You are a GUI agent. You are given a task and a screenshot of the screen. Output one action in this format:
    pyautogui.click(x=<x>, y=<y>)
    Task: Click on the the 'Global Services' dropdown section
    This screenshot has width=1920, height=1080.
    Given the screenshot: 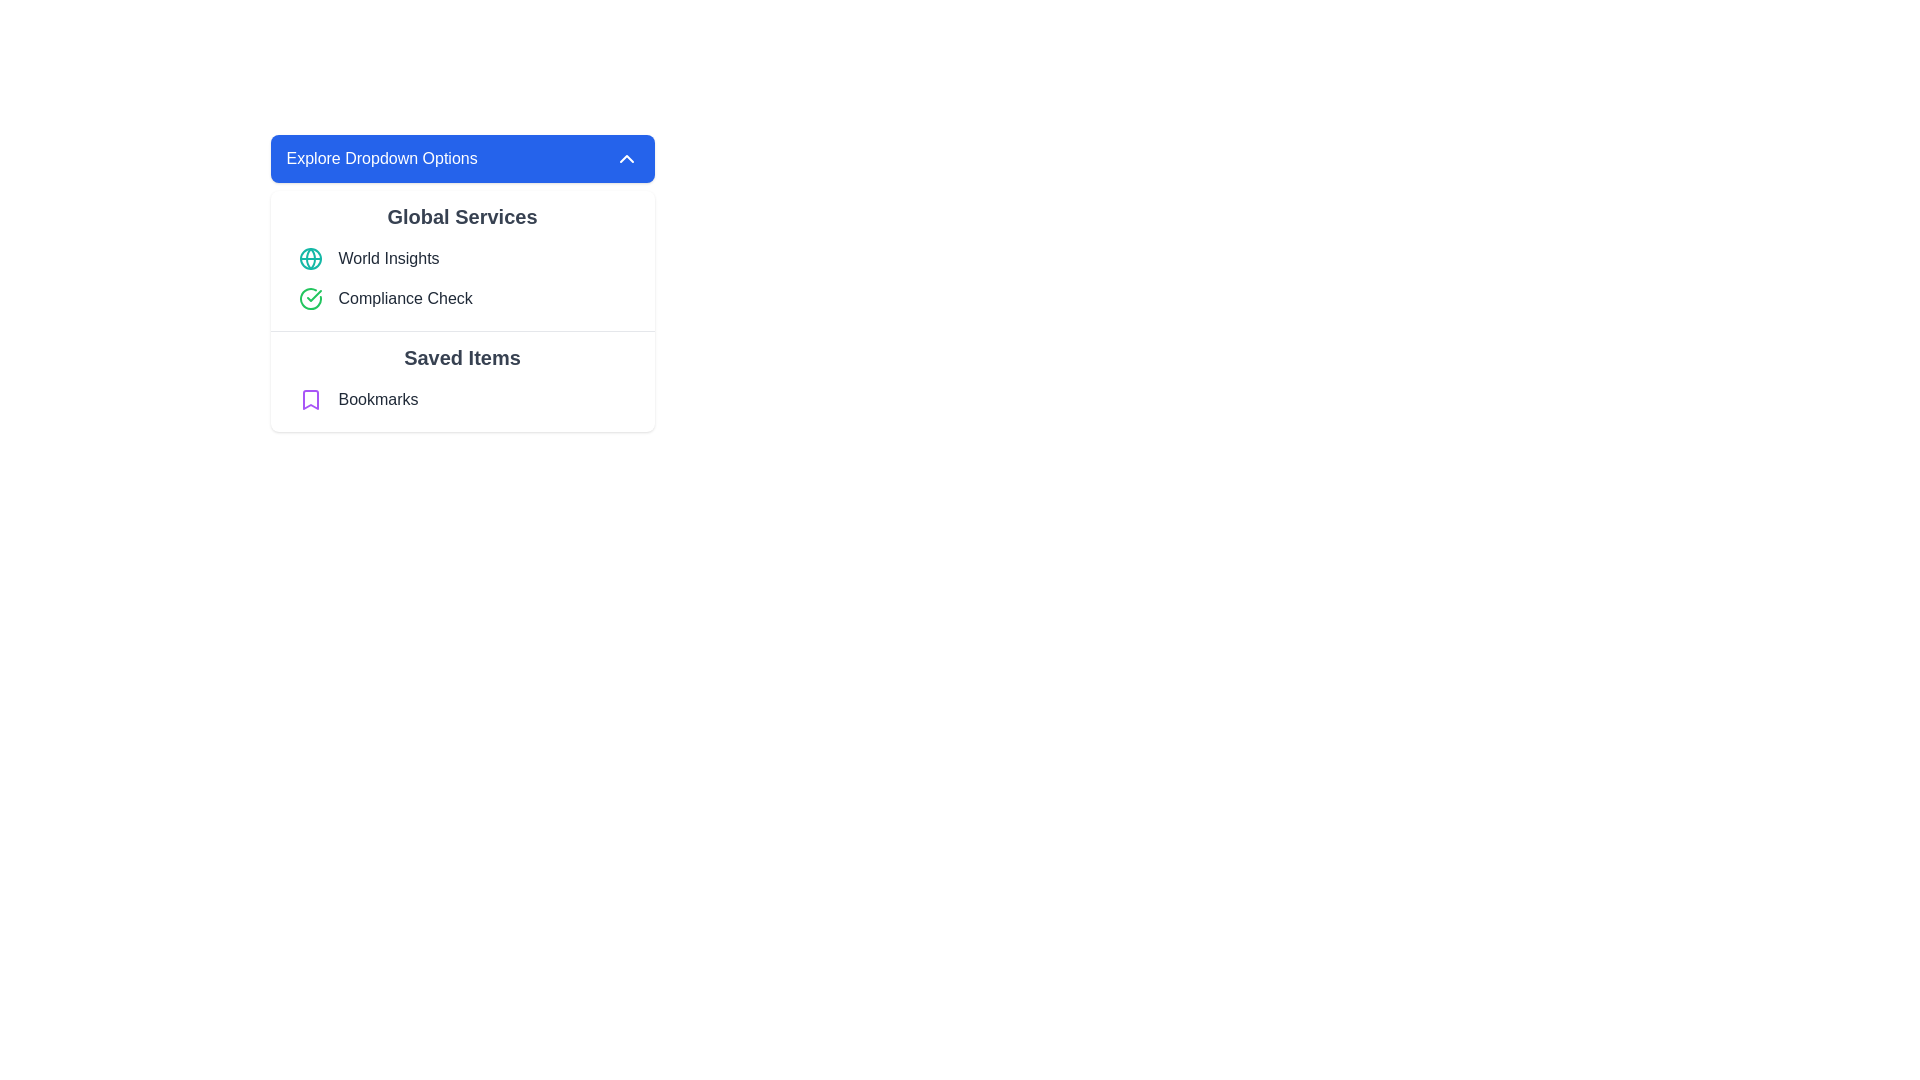 What is the action you would take?
    pyautogui.click(x=461, y=311)
    